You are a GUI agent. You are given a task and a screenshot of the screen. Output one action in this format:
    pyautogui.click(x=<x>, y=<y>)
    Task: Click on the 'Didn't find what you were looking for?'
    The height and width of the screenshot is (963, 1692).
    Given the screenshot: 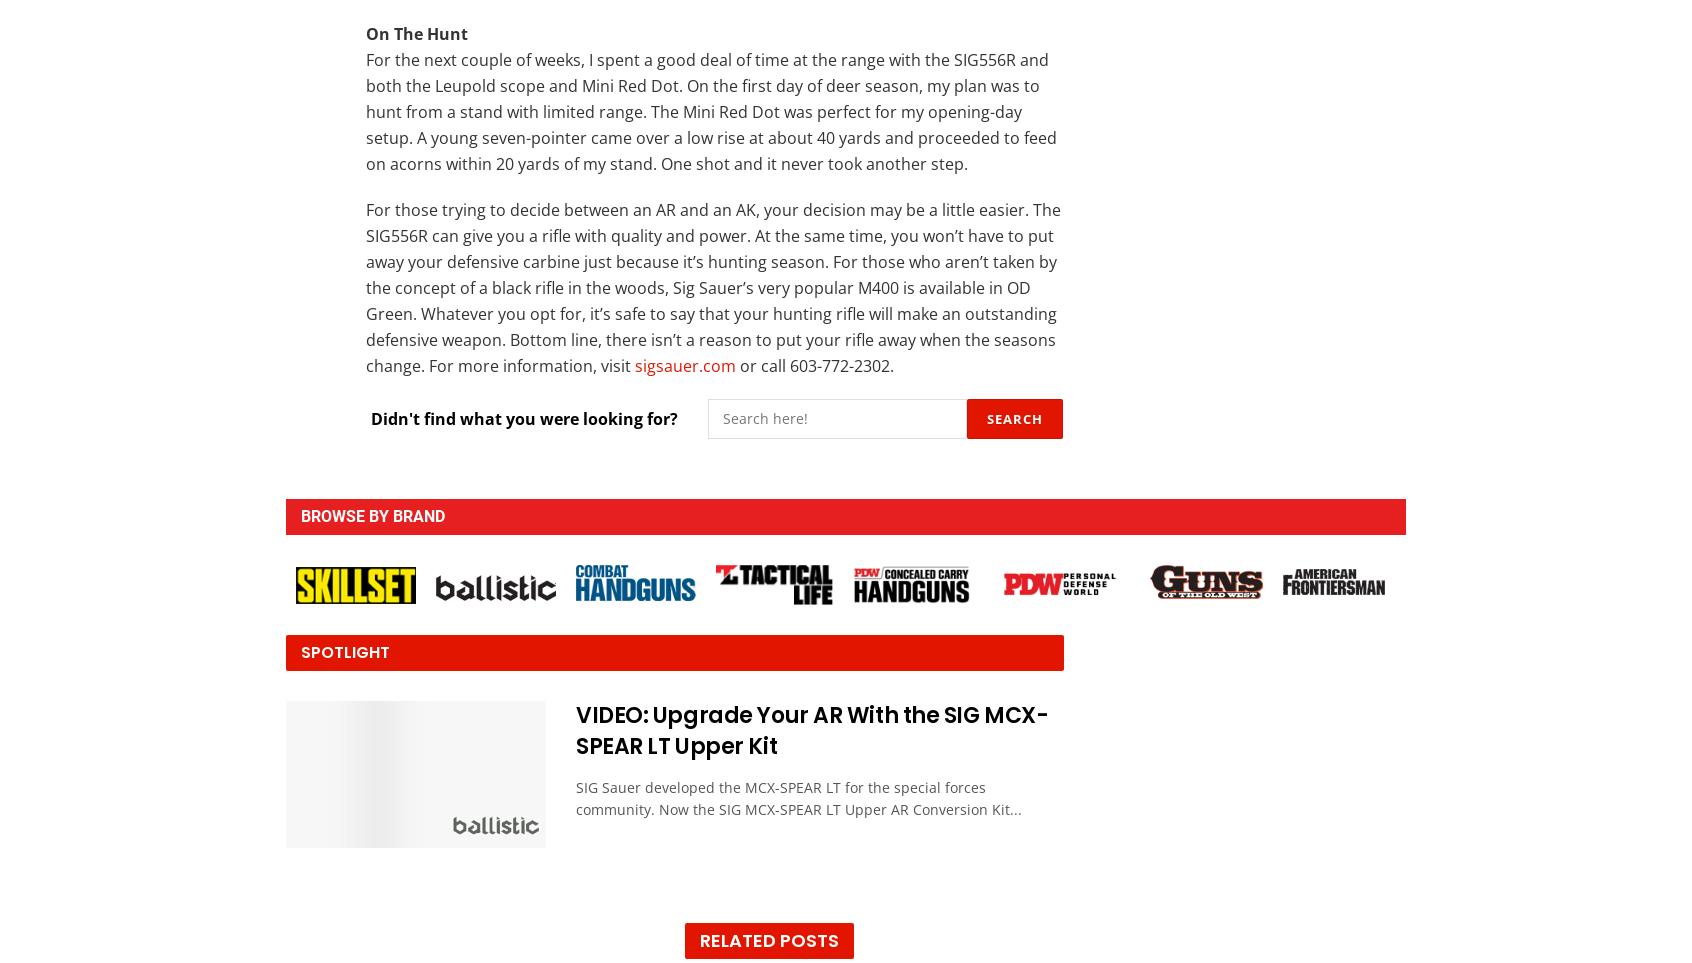 What is the action you would take?
    pyautogui.click(x=524, y=418)
    